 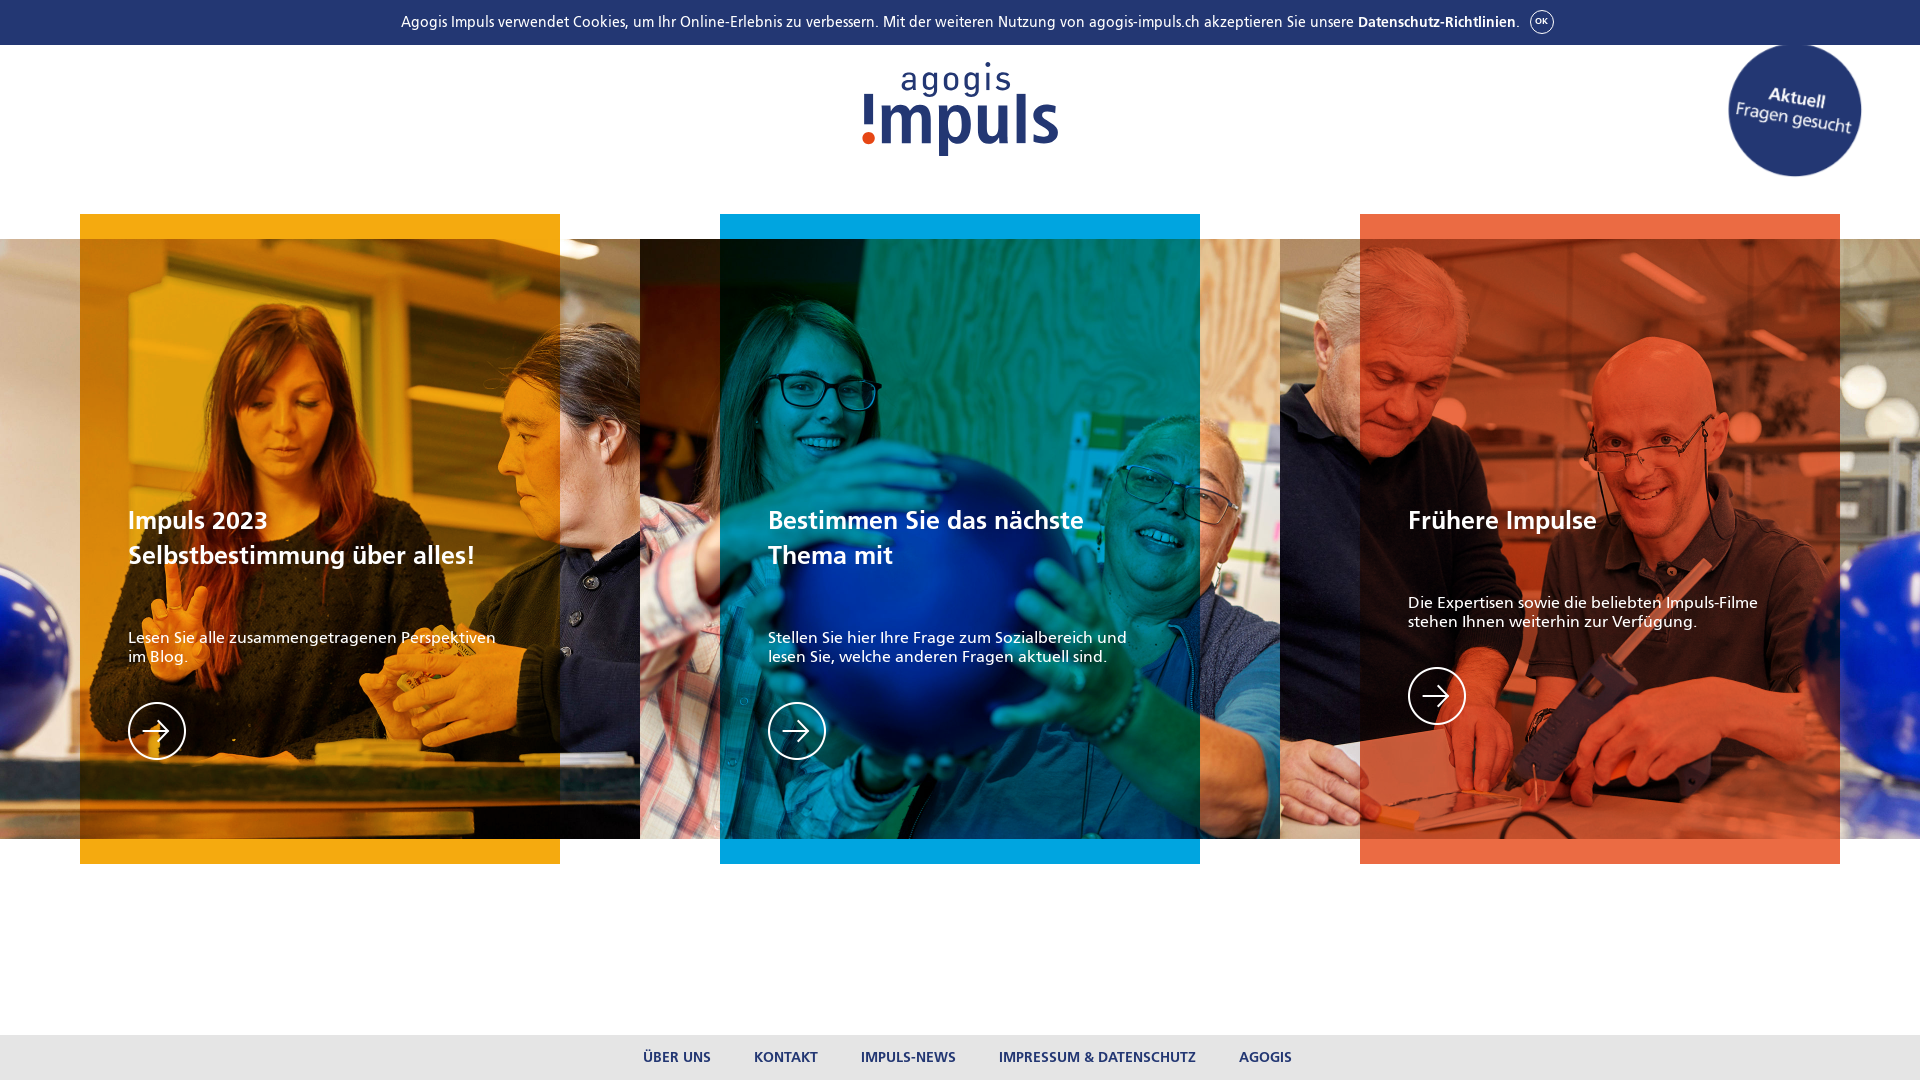 I want to click on 'KONTAKT', so click(x=785, y=1056).